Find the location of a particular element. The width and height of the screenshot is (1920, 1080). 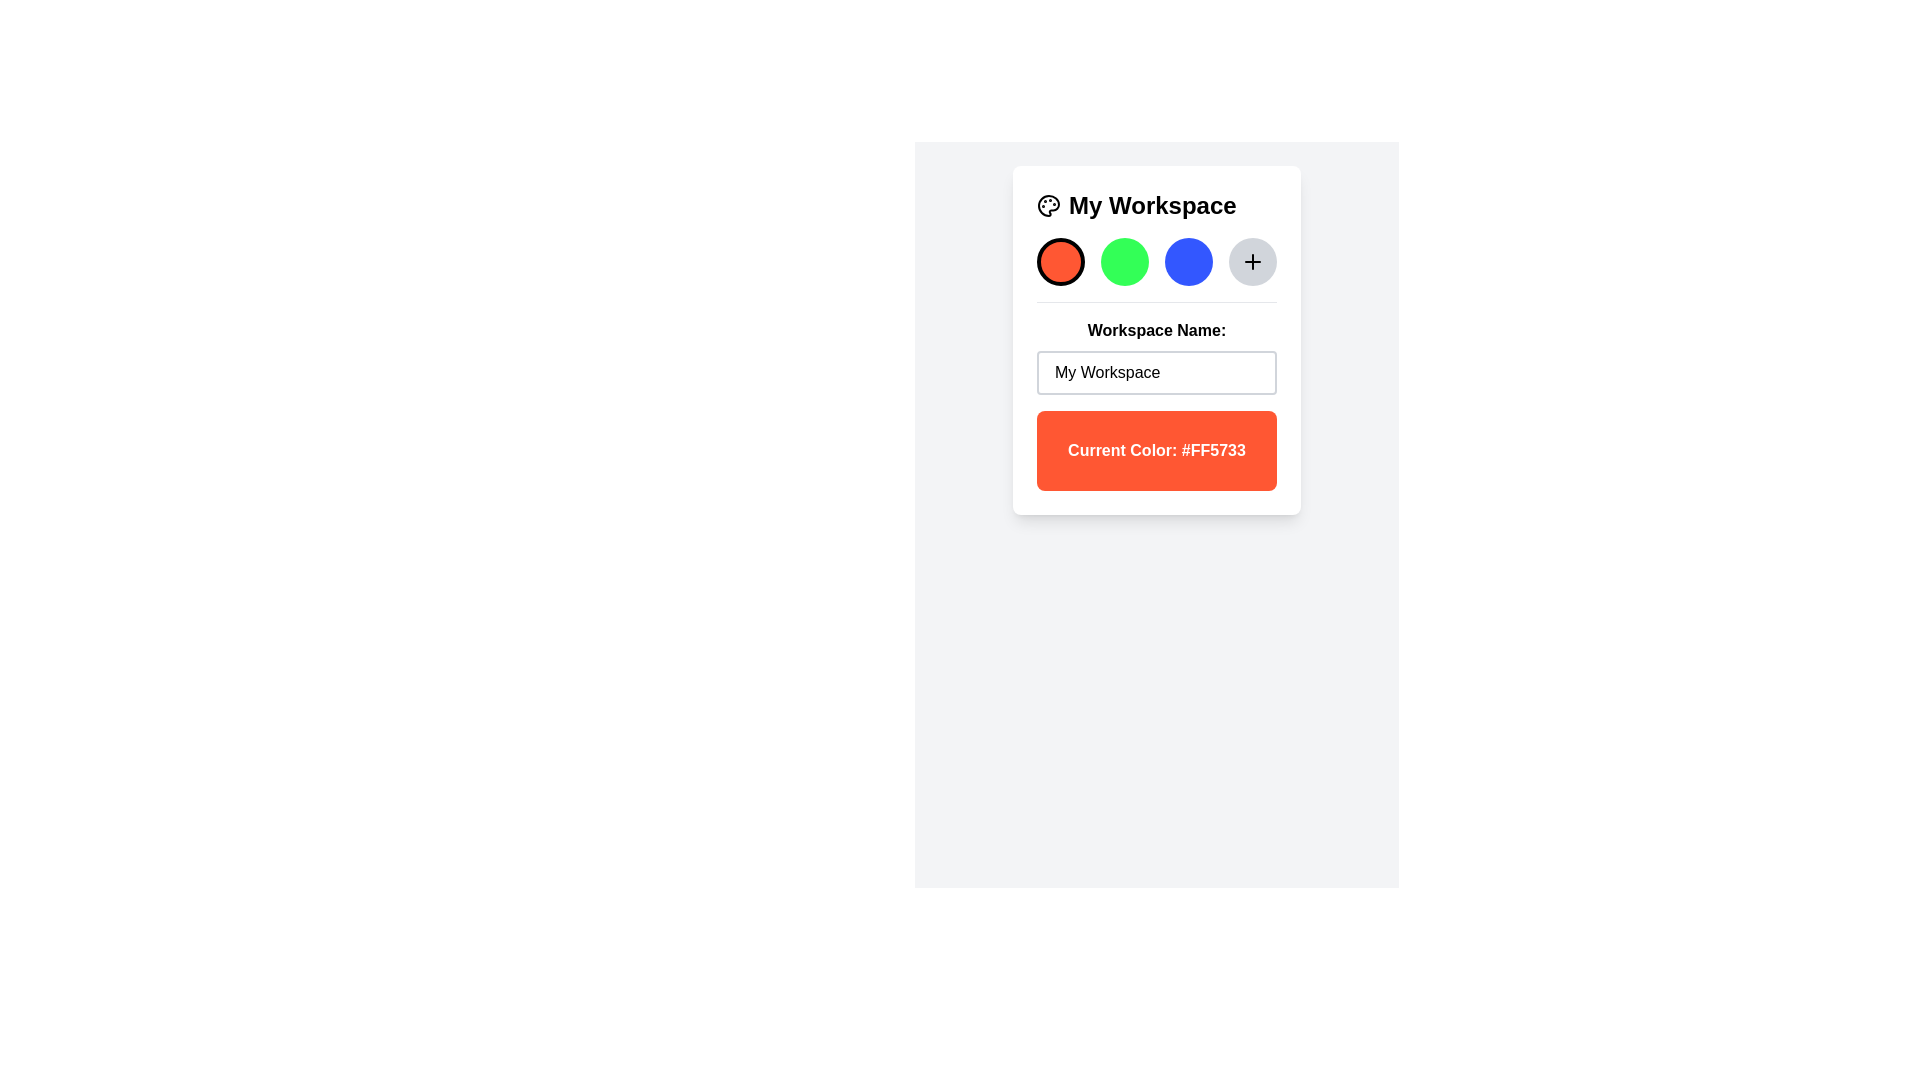

the vibrant orange circular button with a black border located at the top left corner of the grid is located at coordinates (1059, 261).